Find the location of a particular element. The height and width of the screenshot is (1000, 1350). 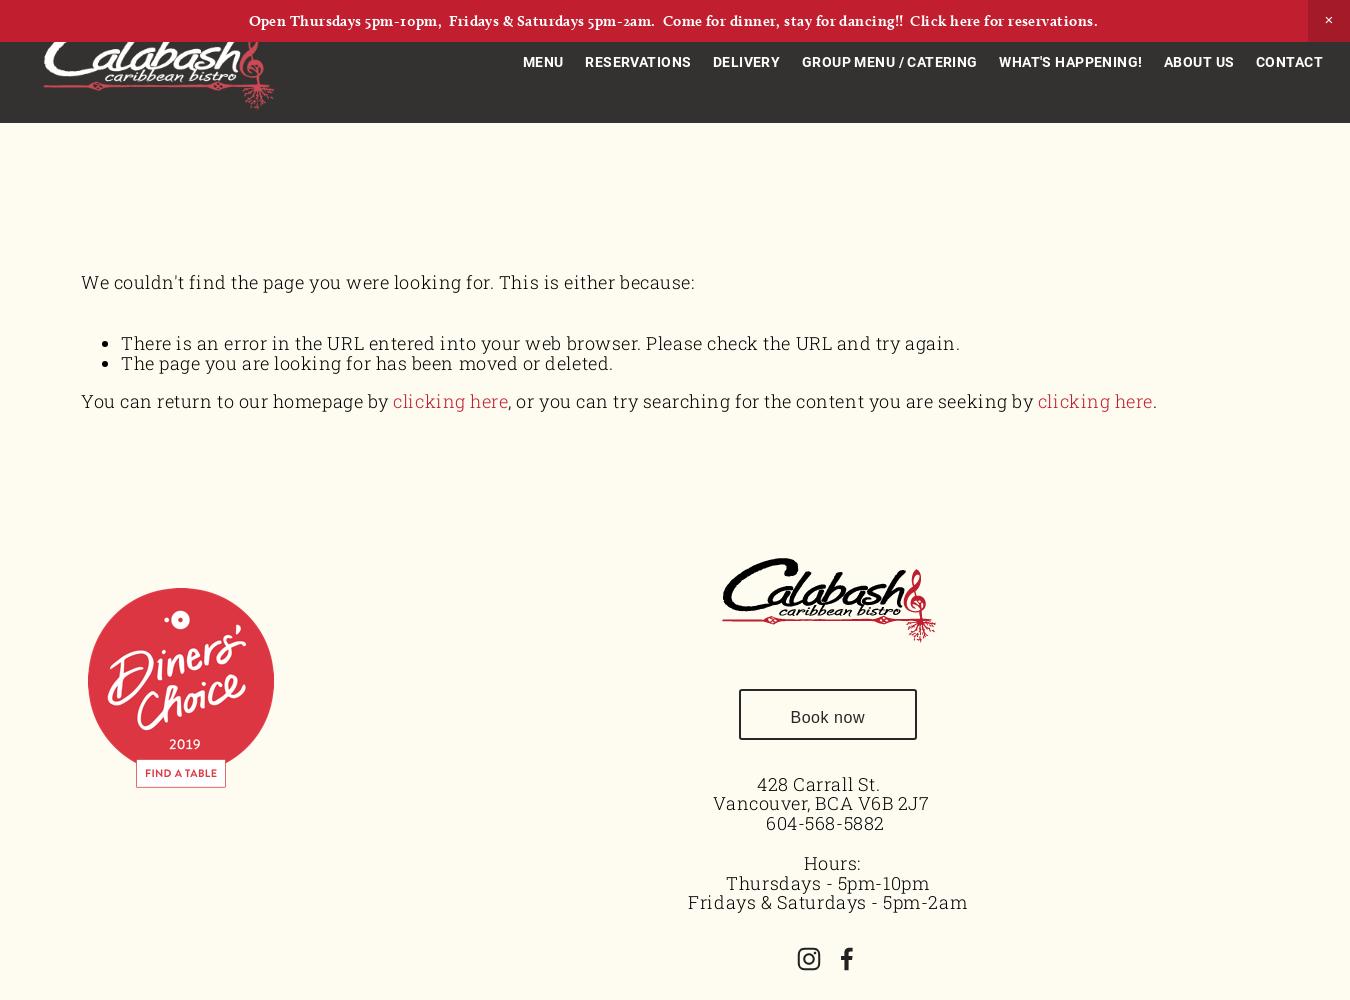

'Our Mission' is located at coordinates (1186, 83).